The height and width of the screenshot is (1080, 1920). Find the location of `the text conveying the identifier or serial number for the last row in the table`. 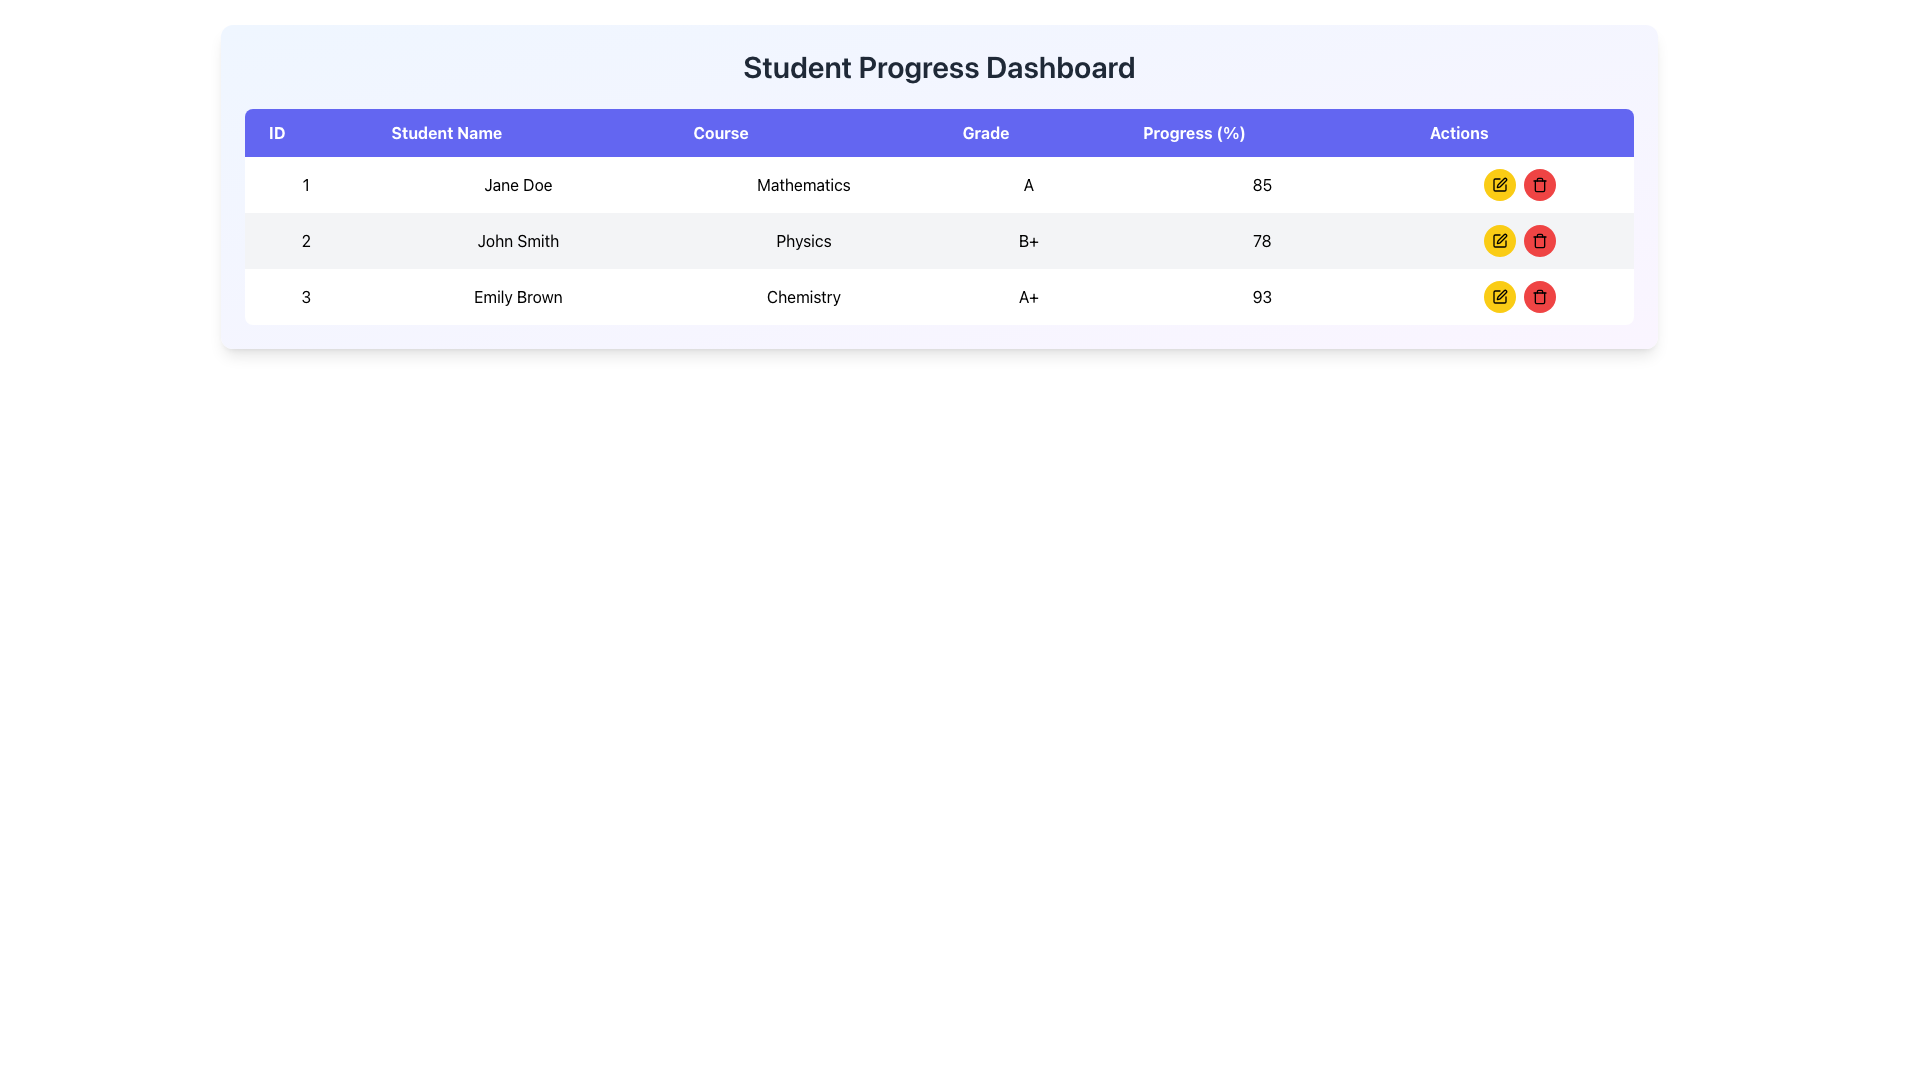

the text conveying the identifier or serial number for the last row in the table is located at coordinates (305, 297).